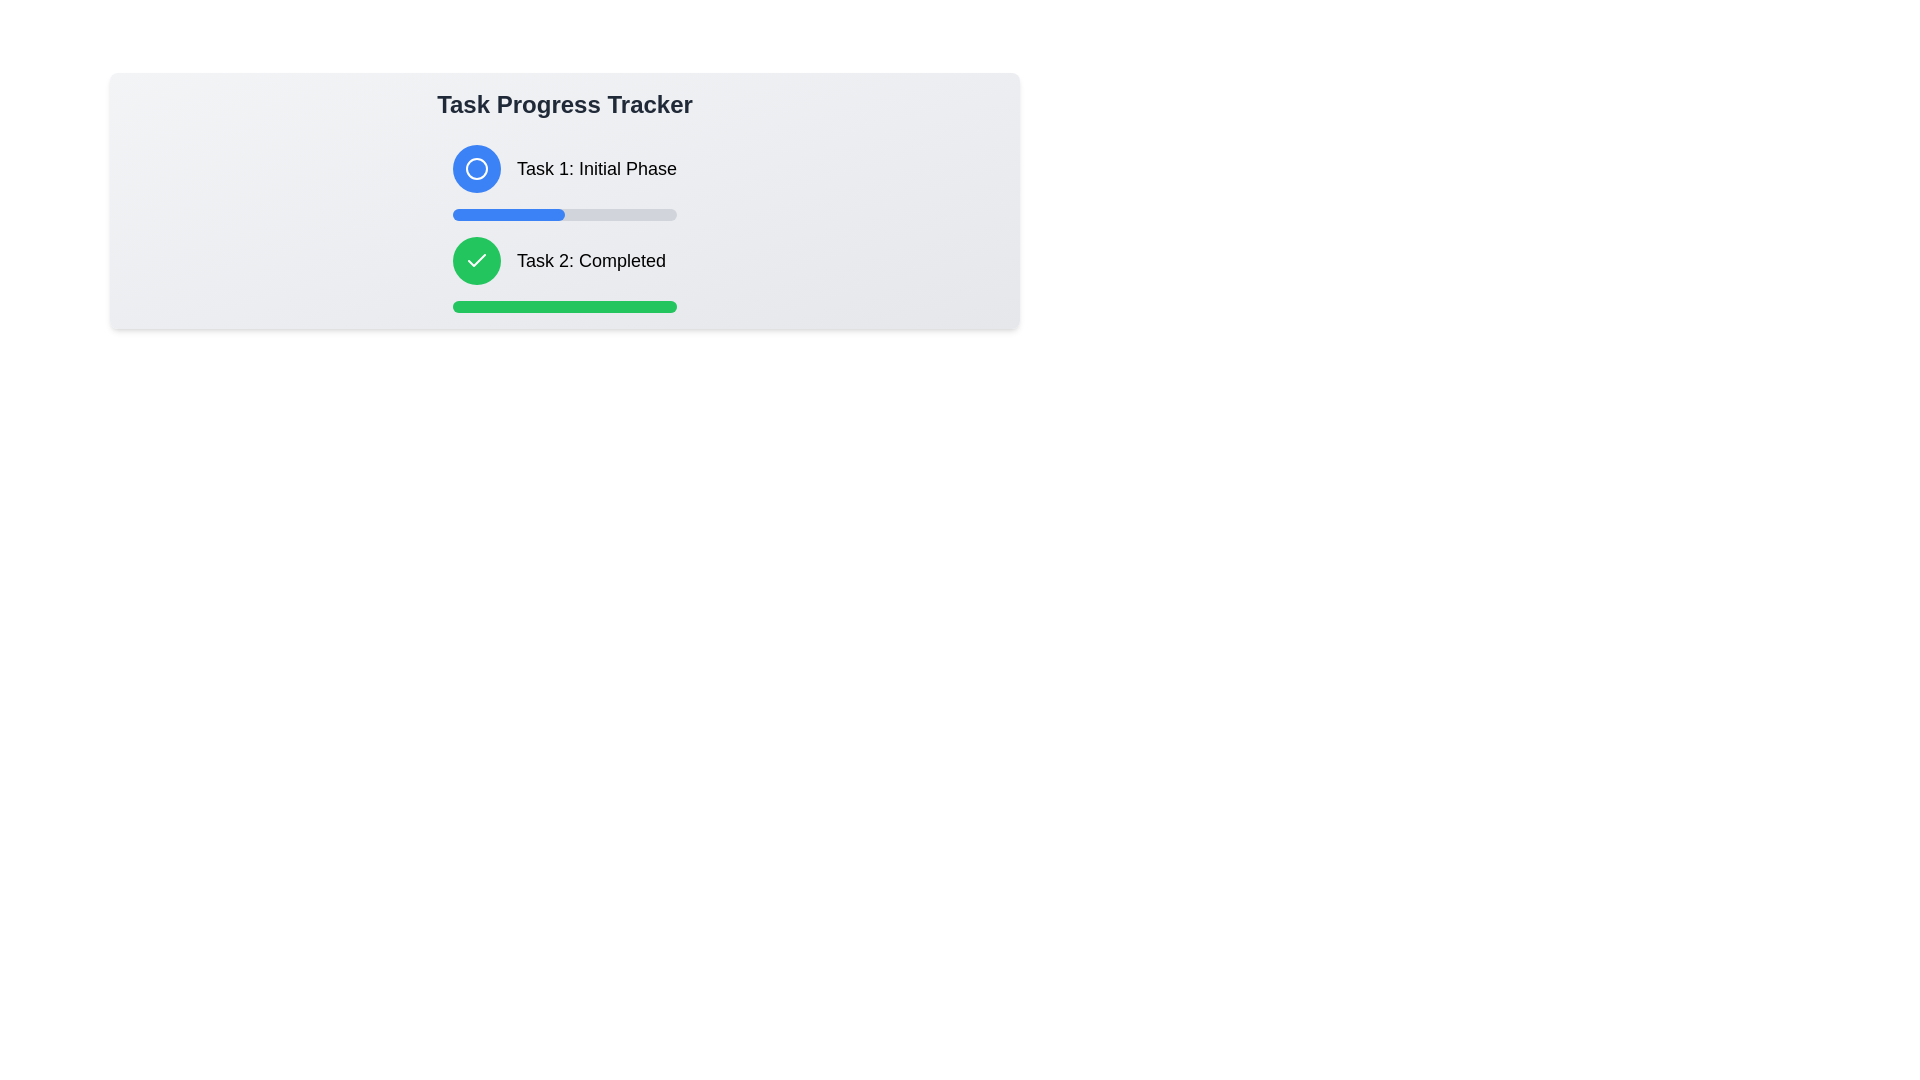 The image size is (1920, 1080). I want to click on the icon associated with 'Task 1: Initial Phase' to interact with it, so click(475, 168).